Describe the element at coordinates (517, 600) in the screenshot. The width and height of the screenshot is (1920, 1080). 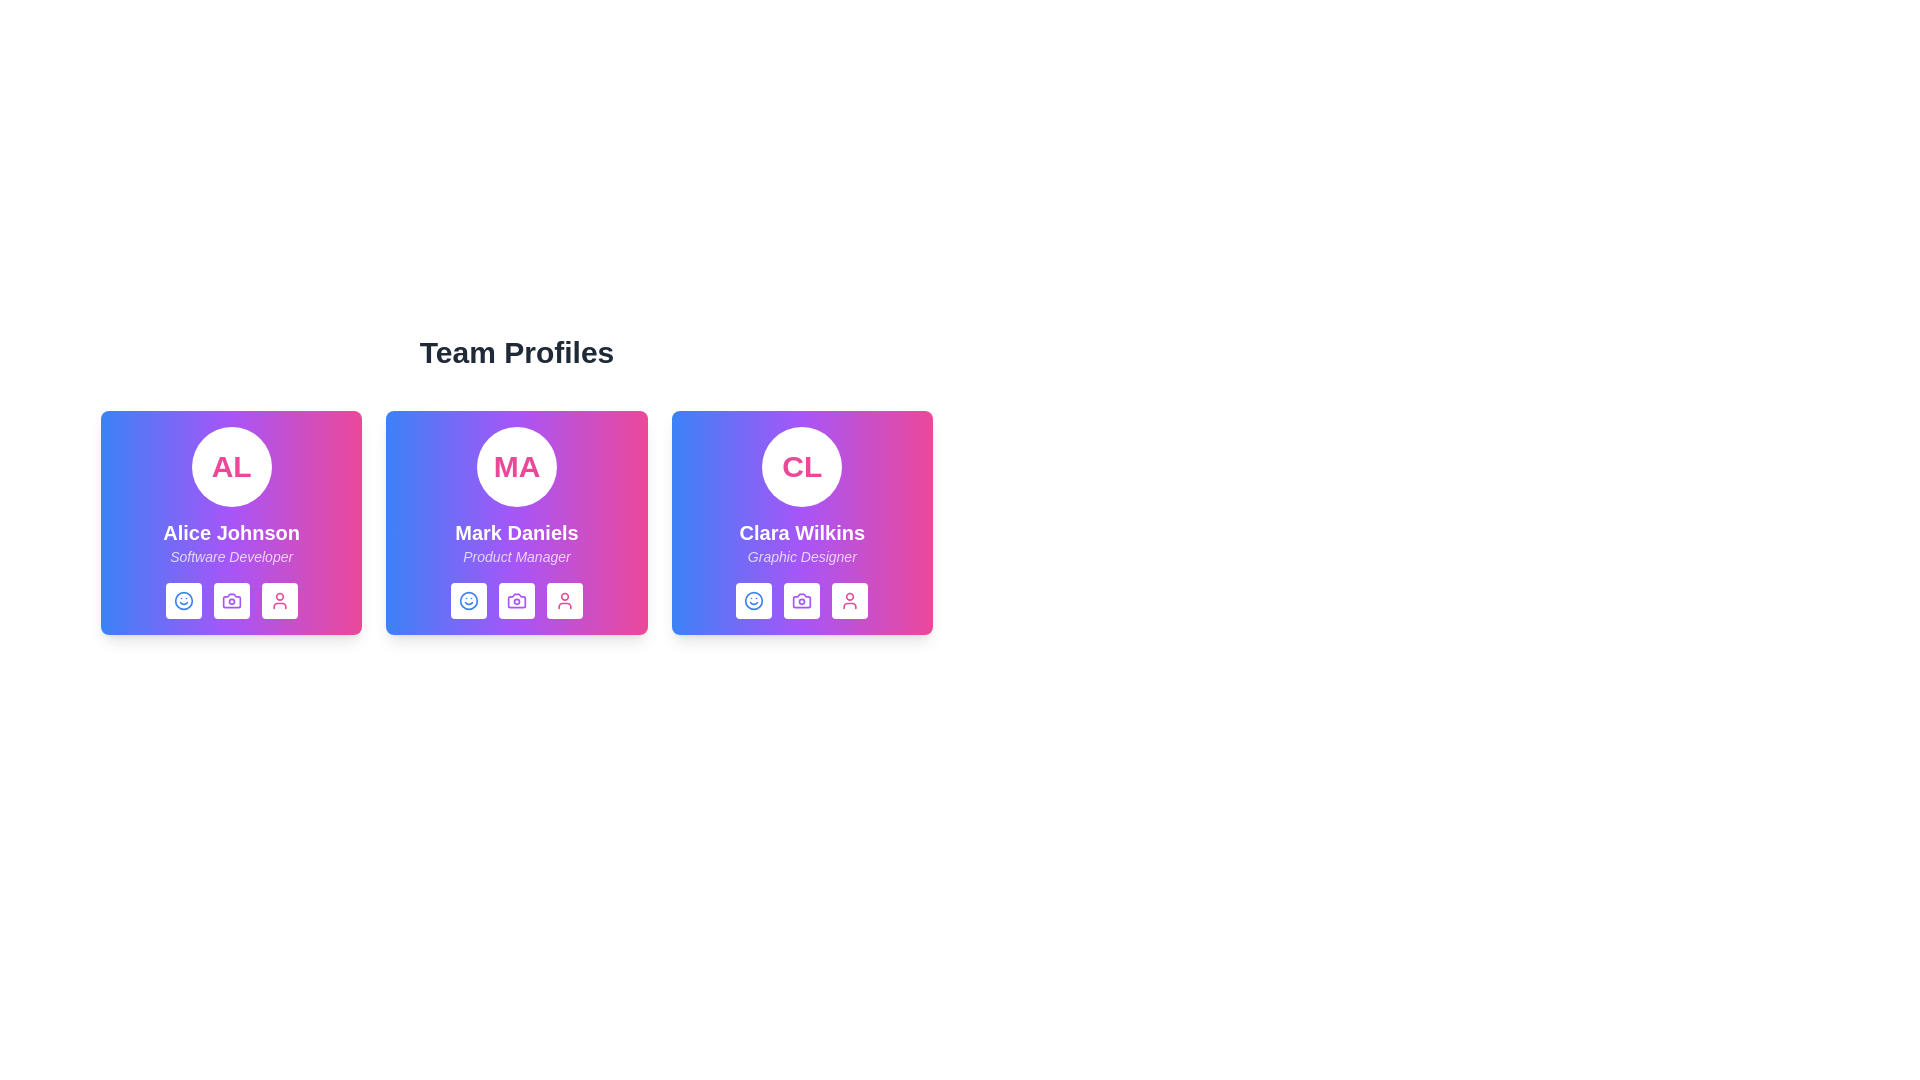
I see `the camera icon located in the lower section of the second profile card from the left, which serves as a symbolic representation for photo-related actions` at that location.